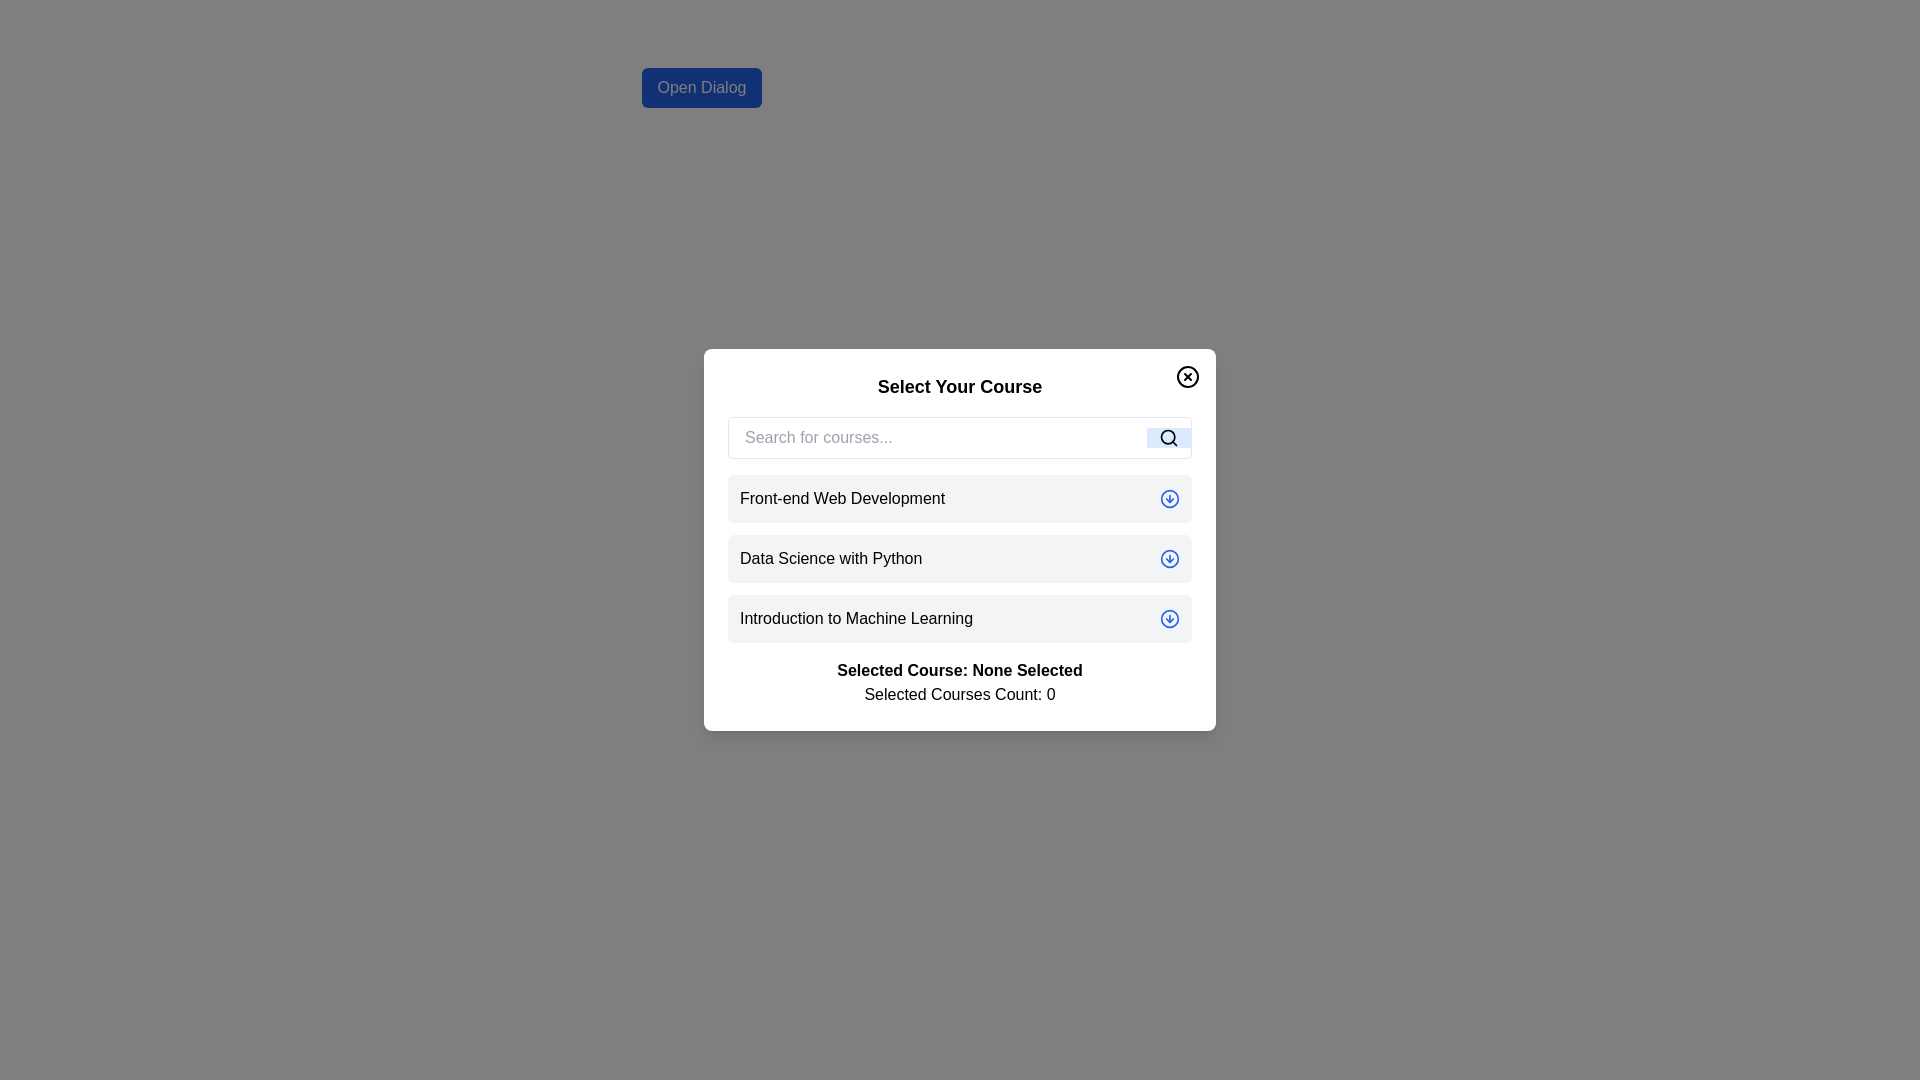 The height and width of the screenshot is (1080, 1920). I want to click on the static text label displaying the course name 'Front-end Web Development' which is the first item in the list of selectable courses, so click(842, 497).